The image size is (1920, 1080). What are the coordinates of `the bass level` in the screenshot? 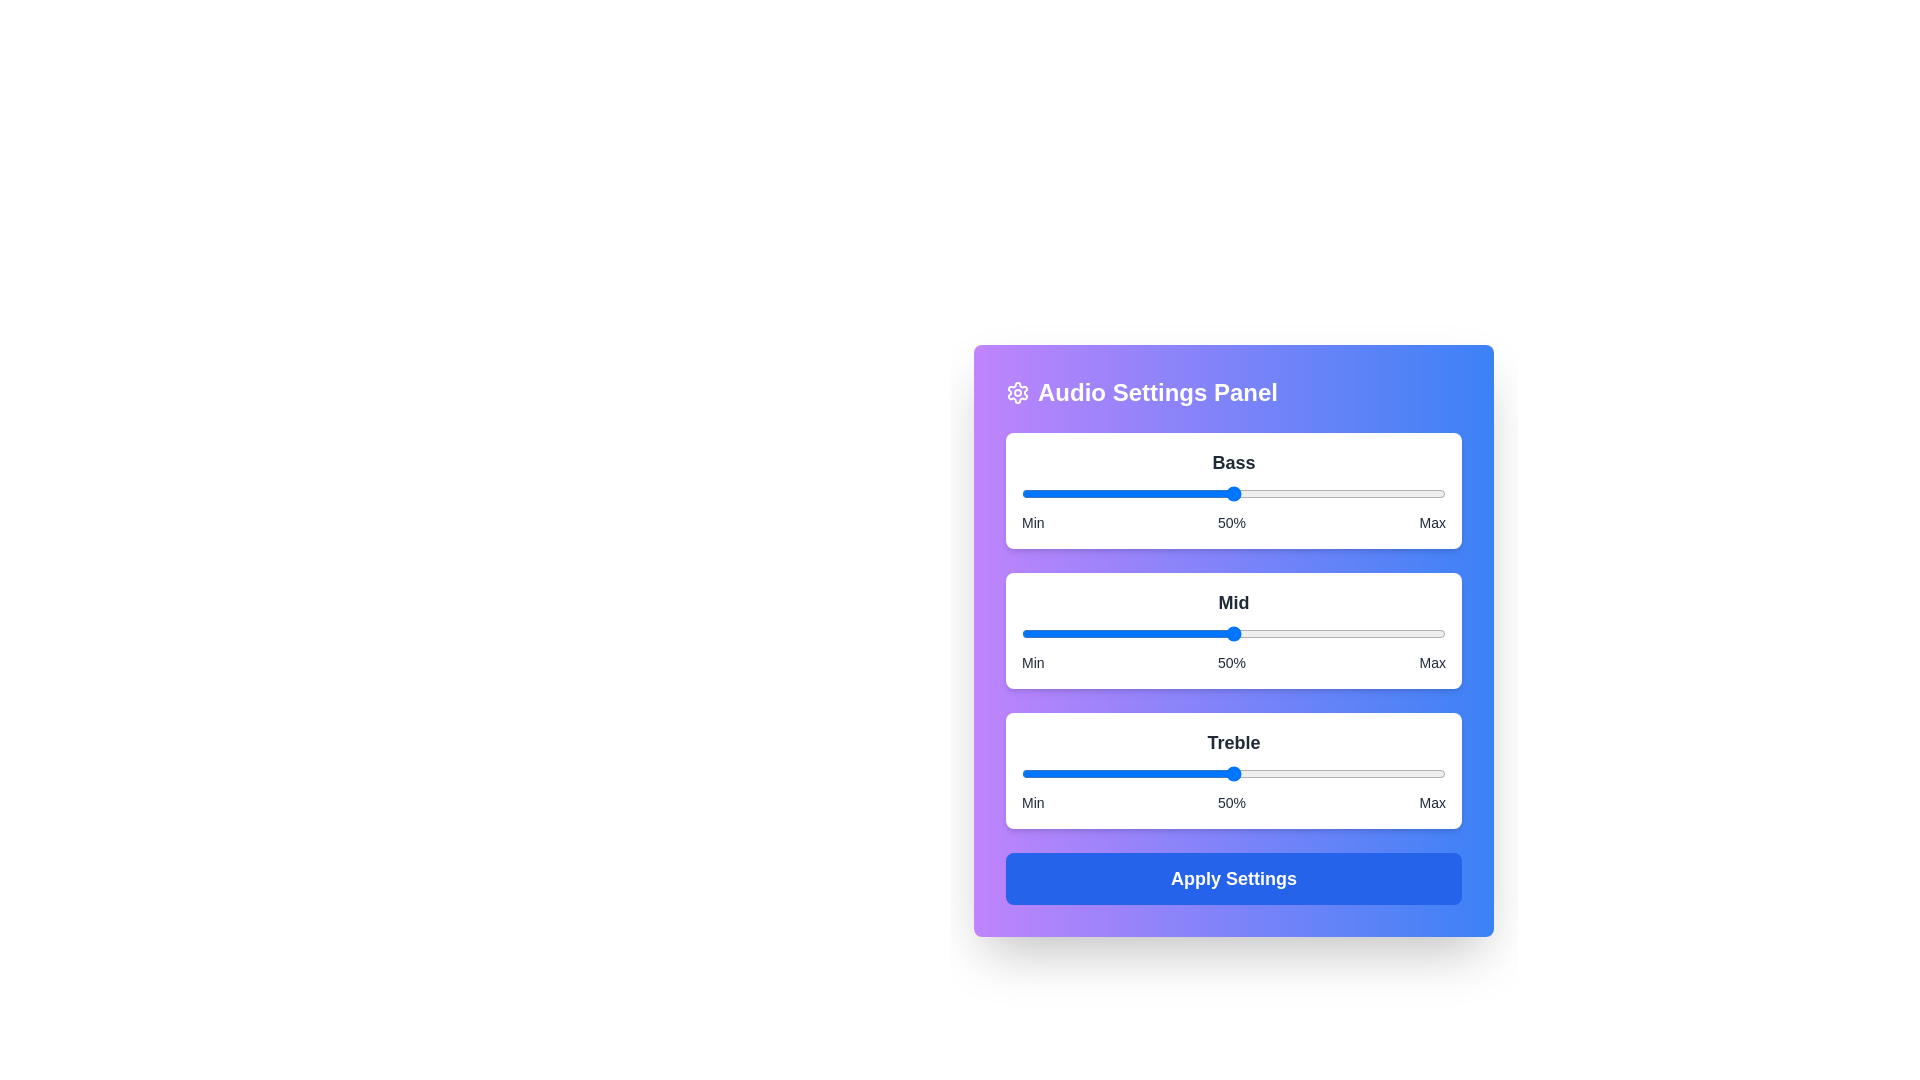 It's located at (1389, 493).